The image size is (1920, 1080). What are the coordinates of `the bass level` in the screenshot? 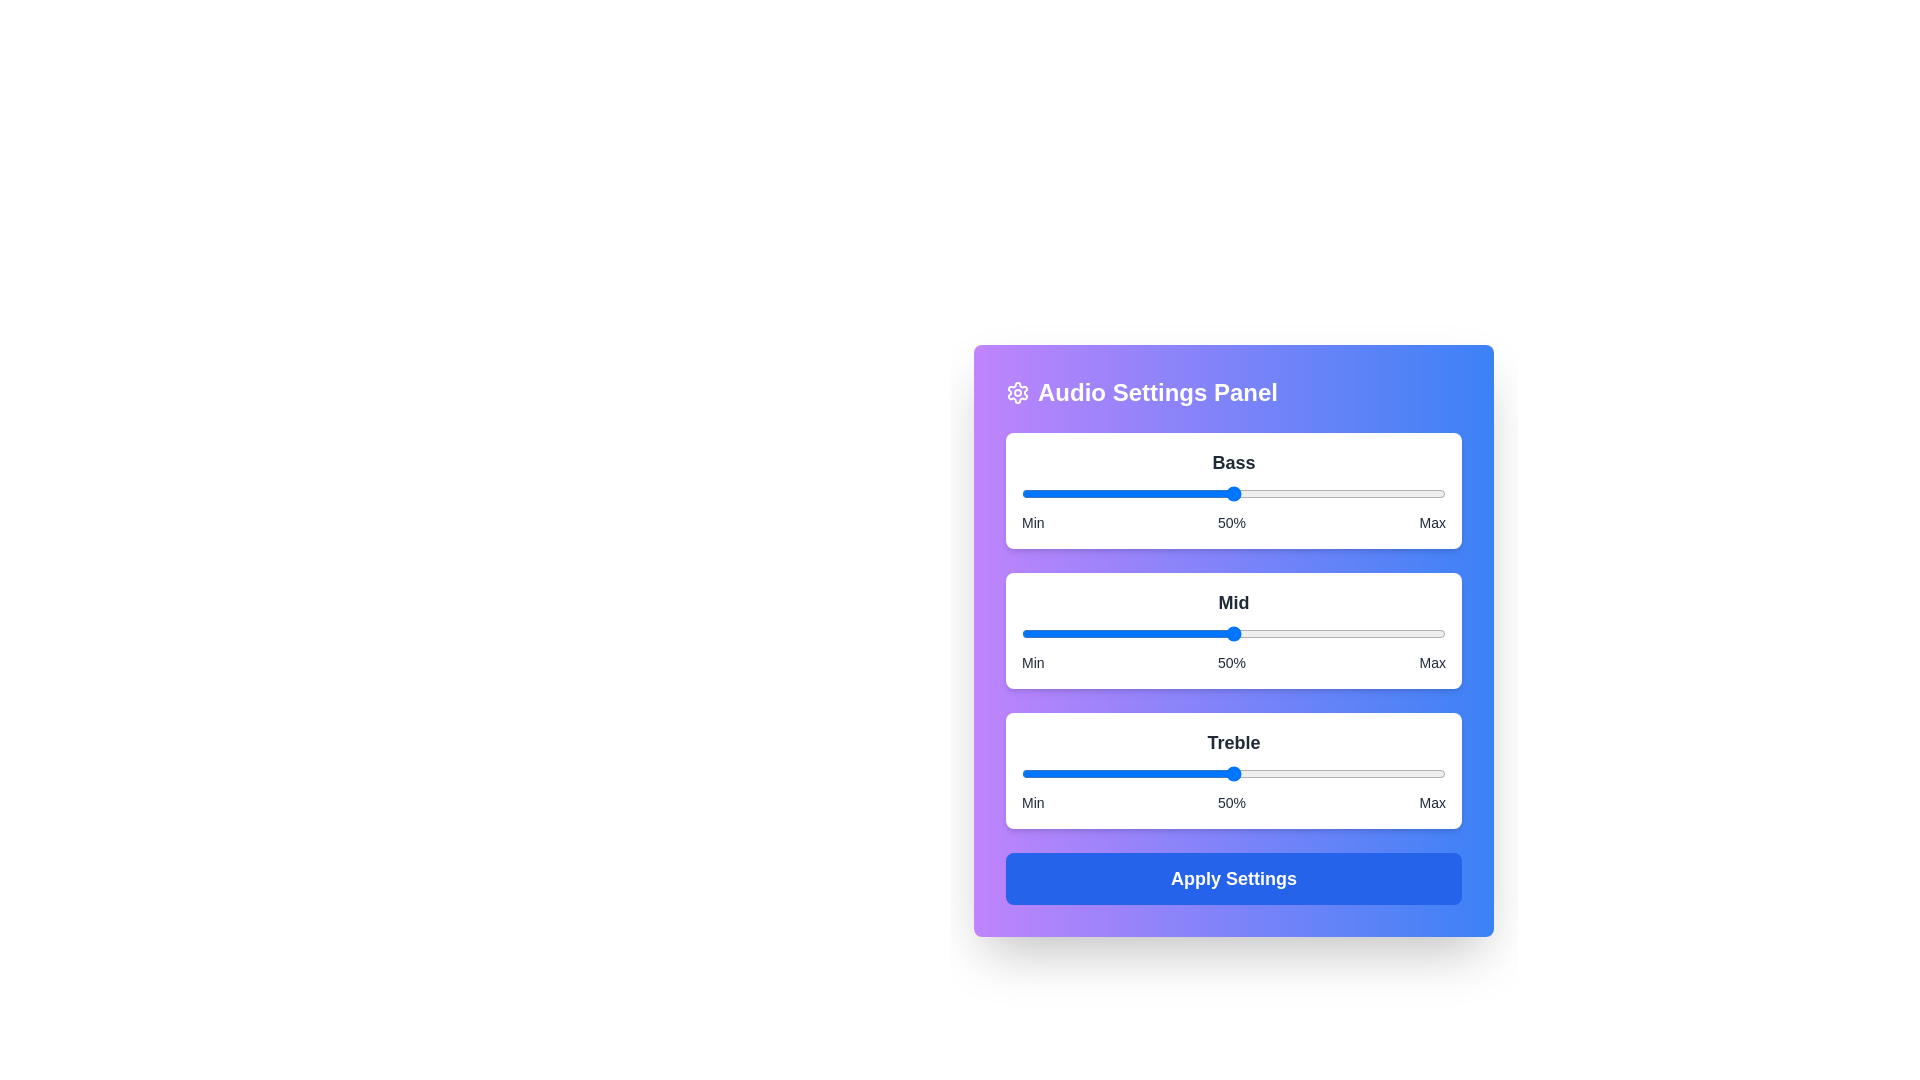 It's located at (1389, 493).